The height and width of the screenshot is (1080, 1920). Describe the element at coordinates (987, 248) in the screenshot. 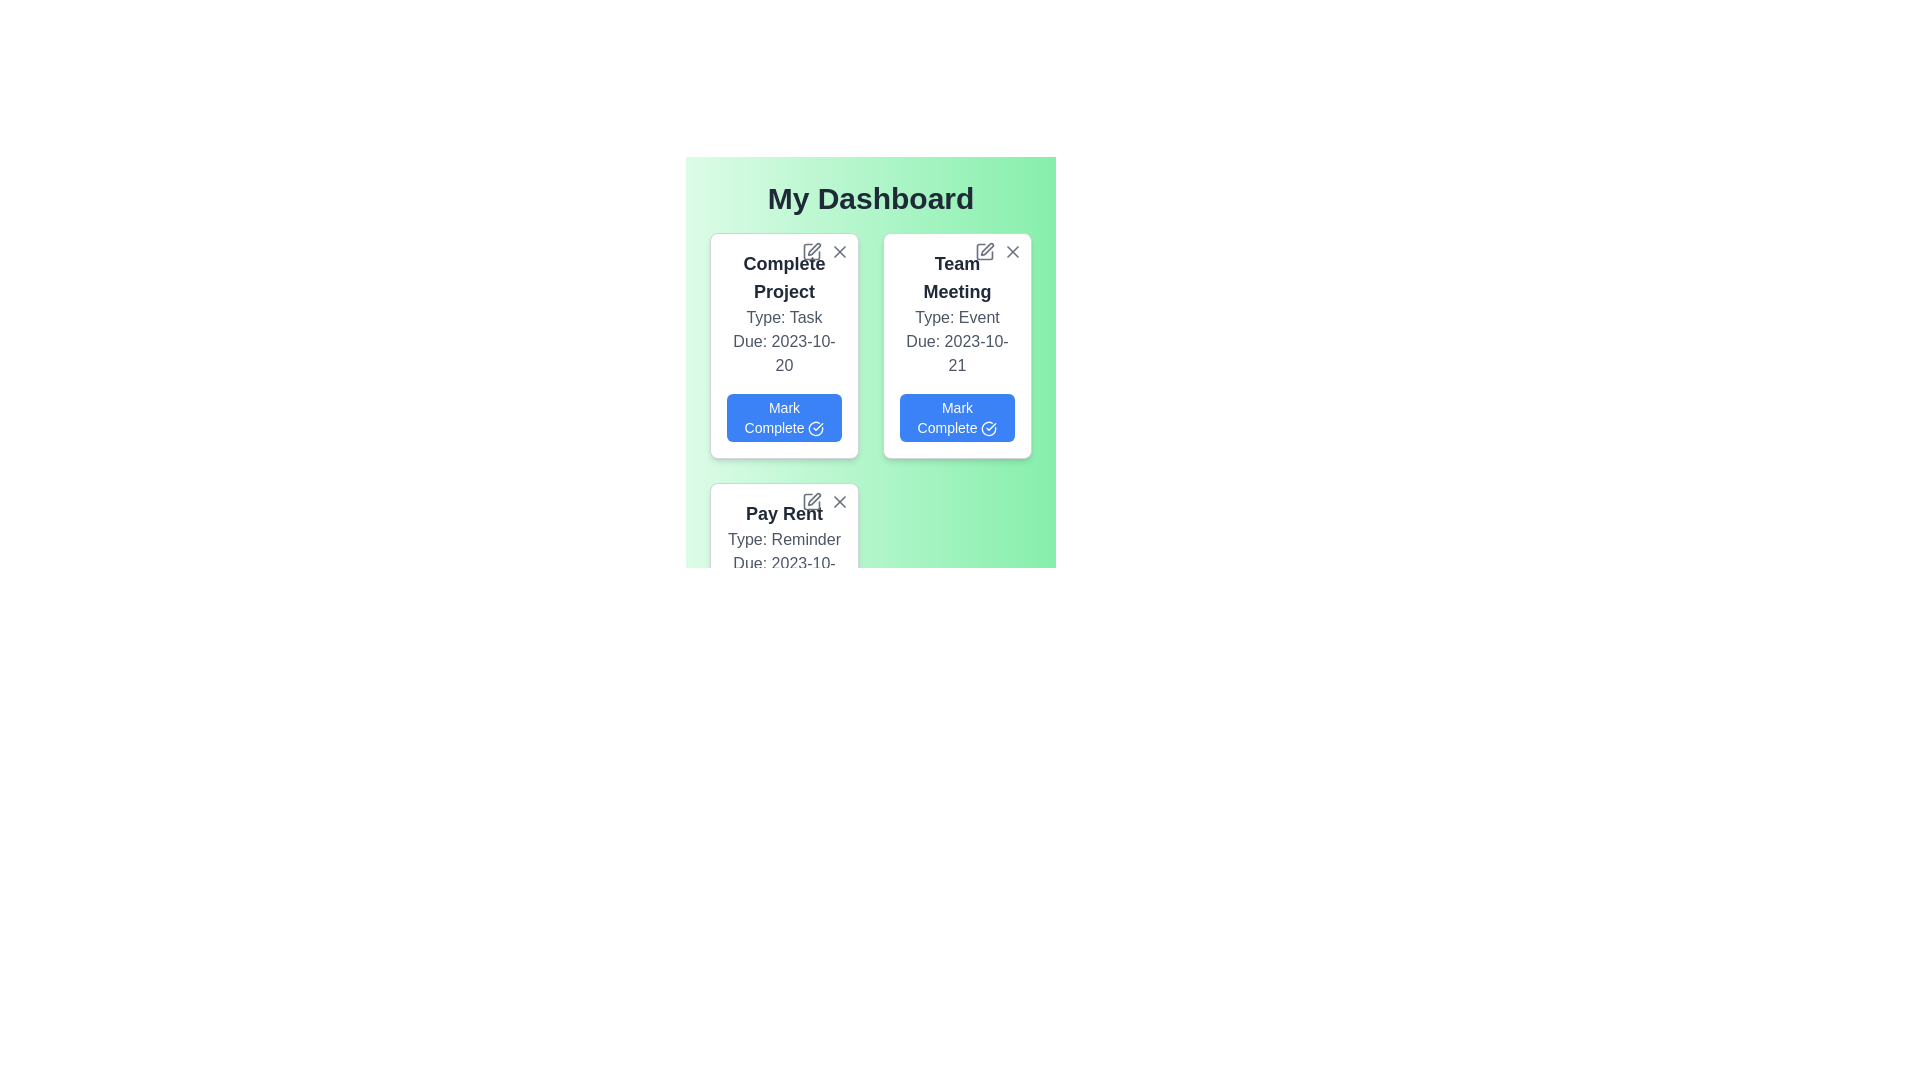

I see `the pen icon located at the top-right corner of the 'Team Meeting' card to initiate the edit action` at that location.